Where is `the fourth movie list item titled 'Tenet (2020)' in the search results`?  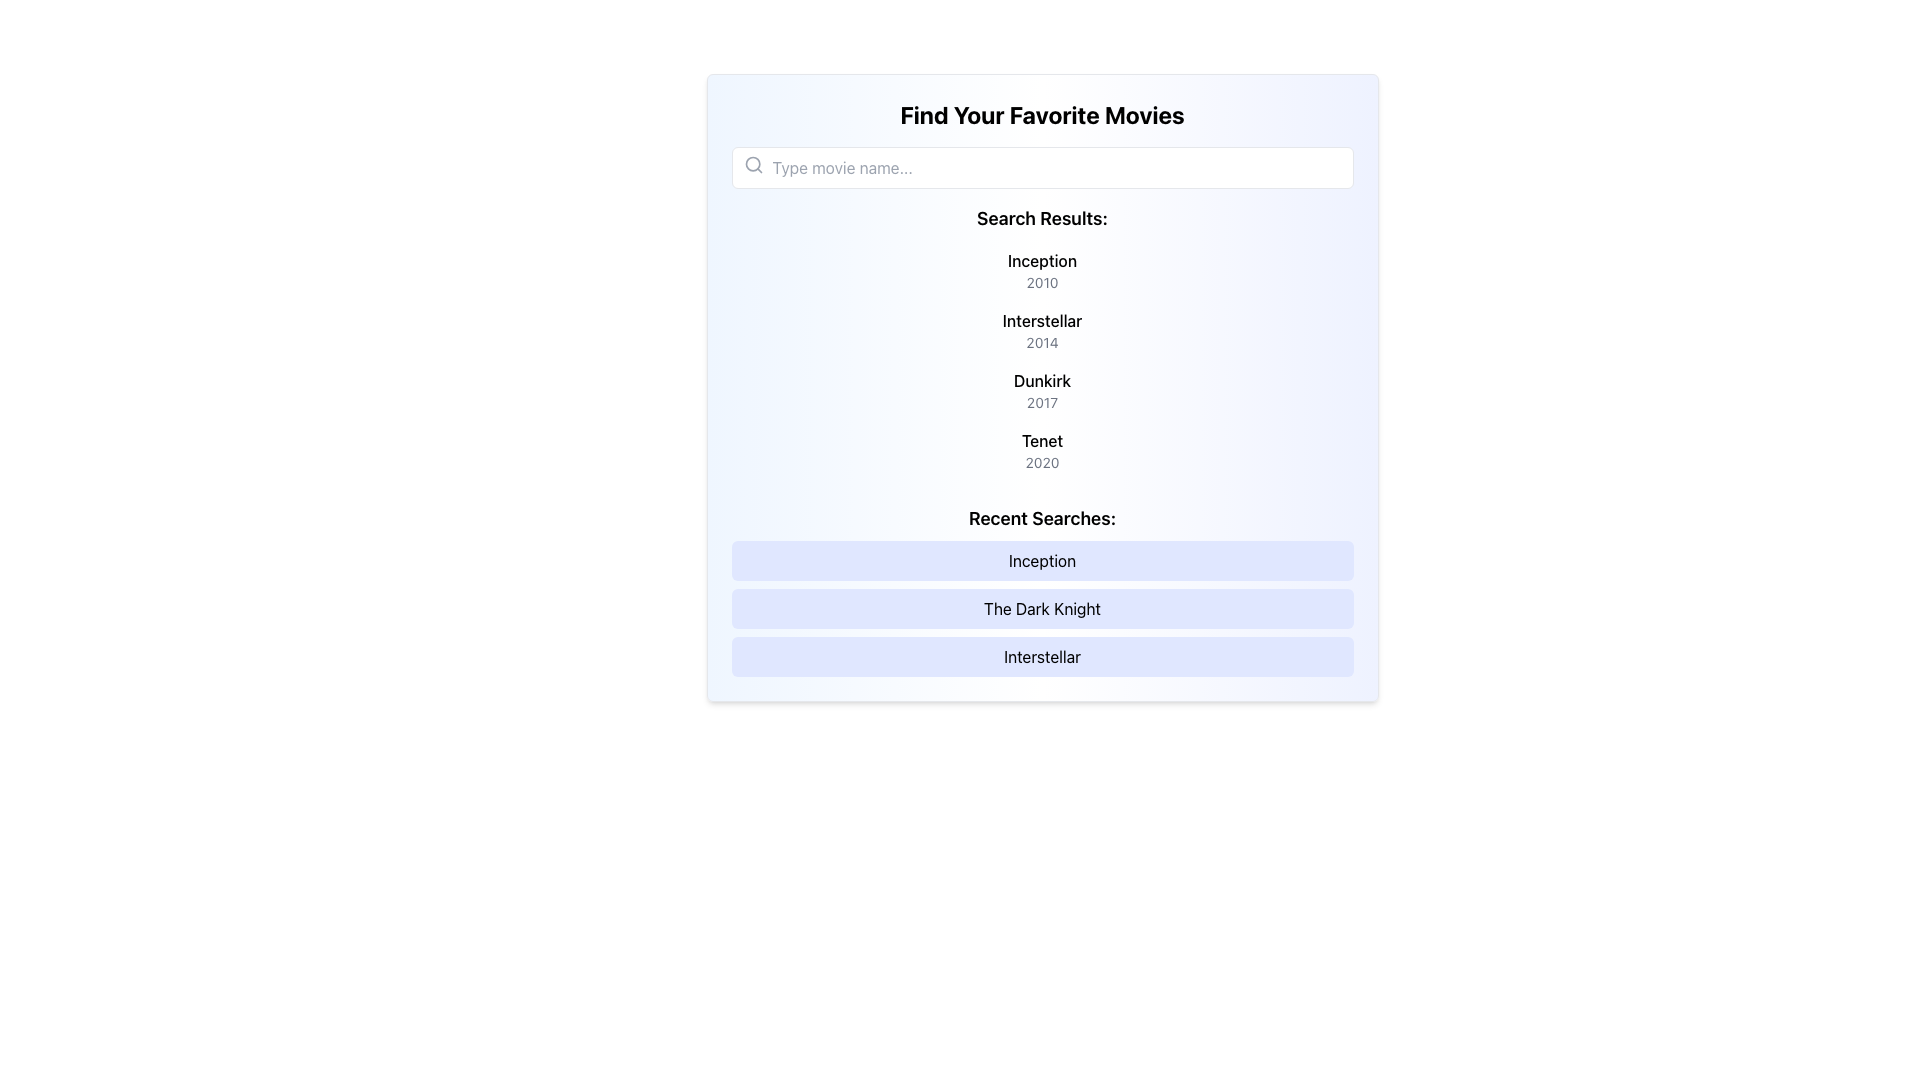
the fourth movie list item titled 'Tenet (2020)' in the search results is located at coordinates (1041, 451).